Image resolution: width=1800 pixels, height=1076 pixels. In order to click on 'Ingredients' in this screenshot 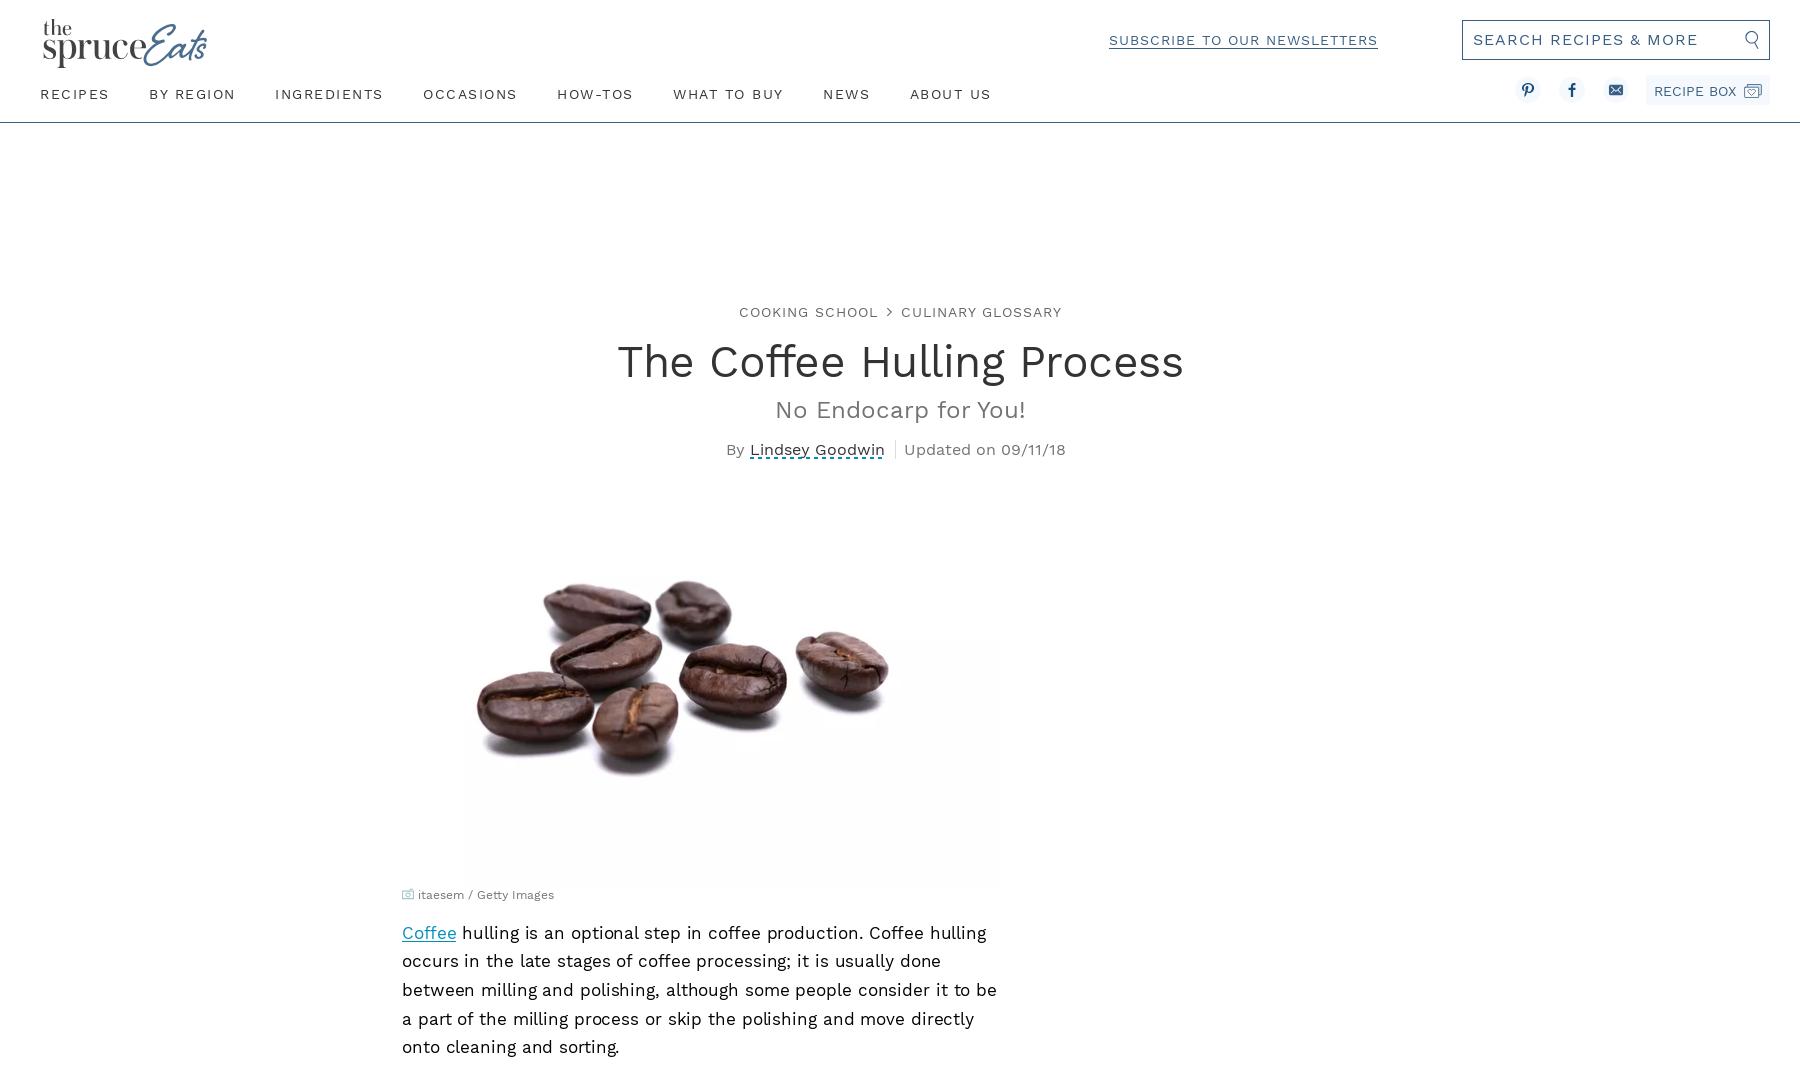, I will do `click(274, 91)`.